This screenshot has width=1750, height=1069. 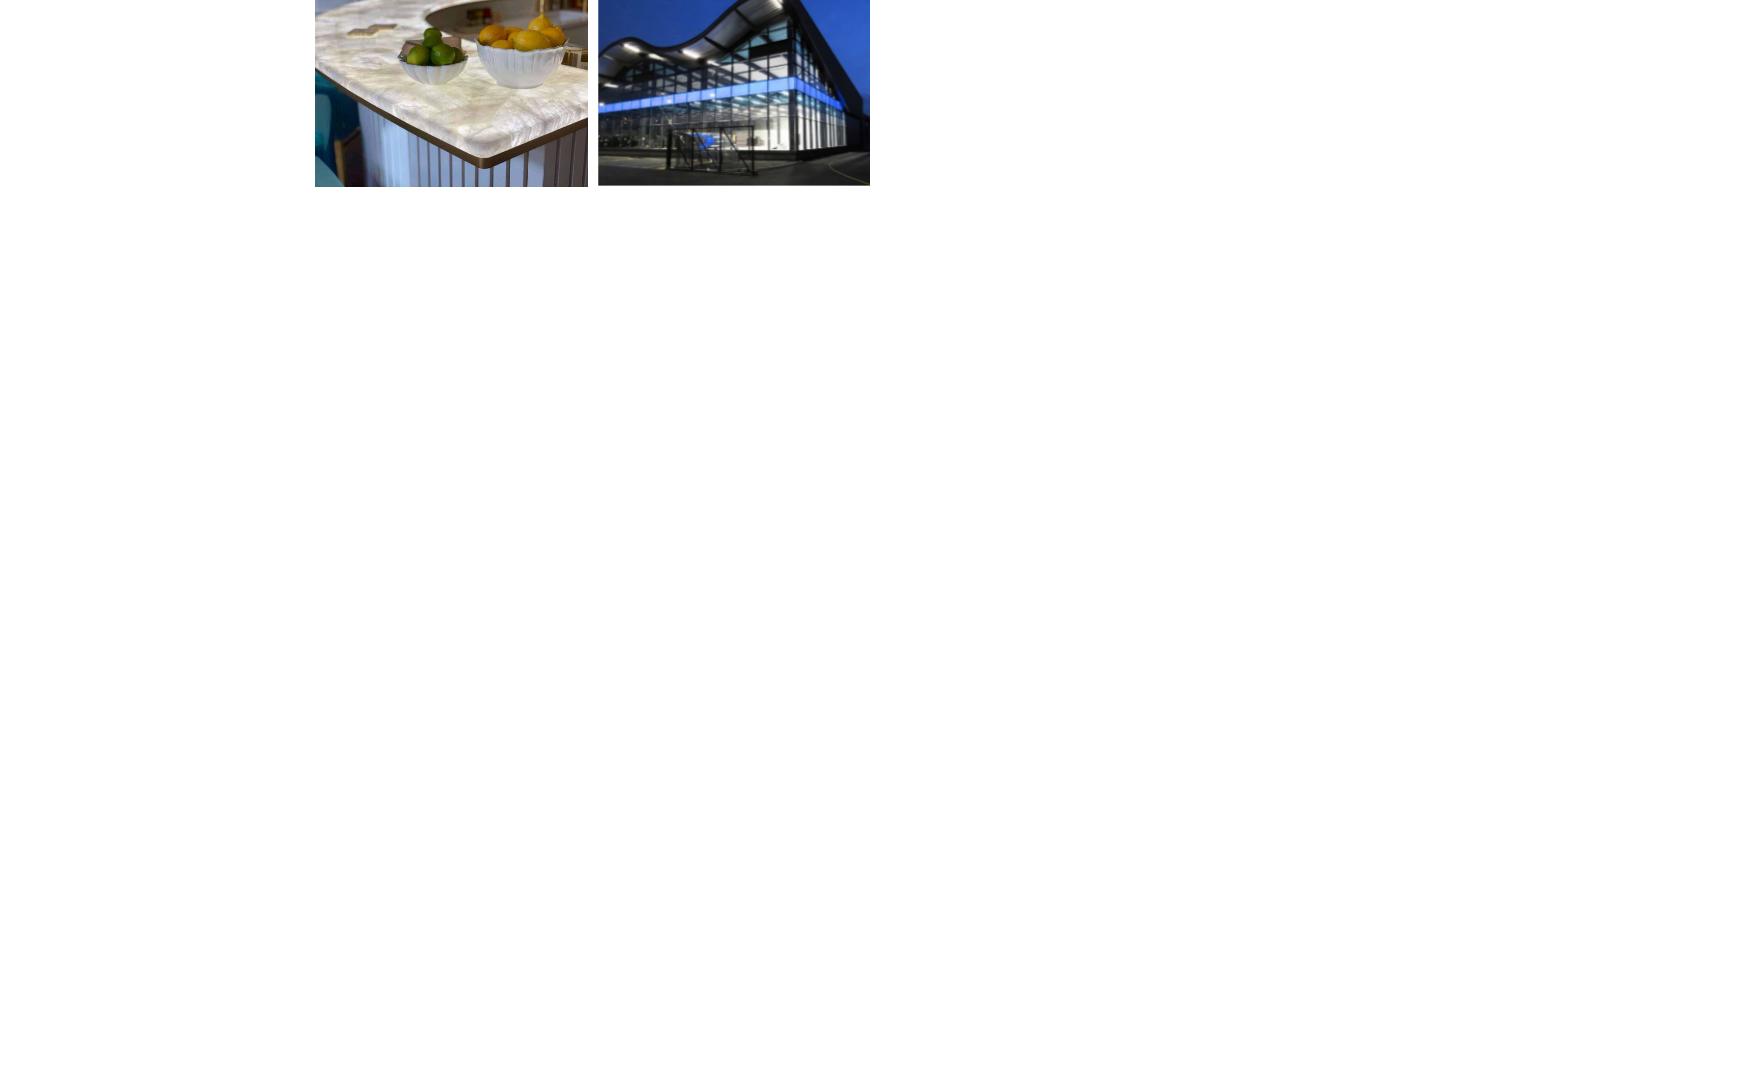 What do you see at coordinates (722, 238) in the screenshot?
I see `'Bespoke LED Lightboxes by Addlux'` at bounding box center [722, 238].